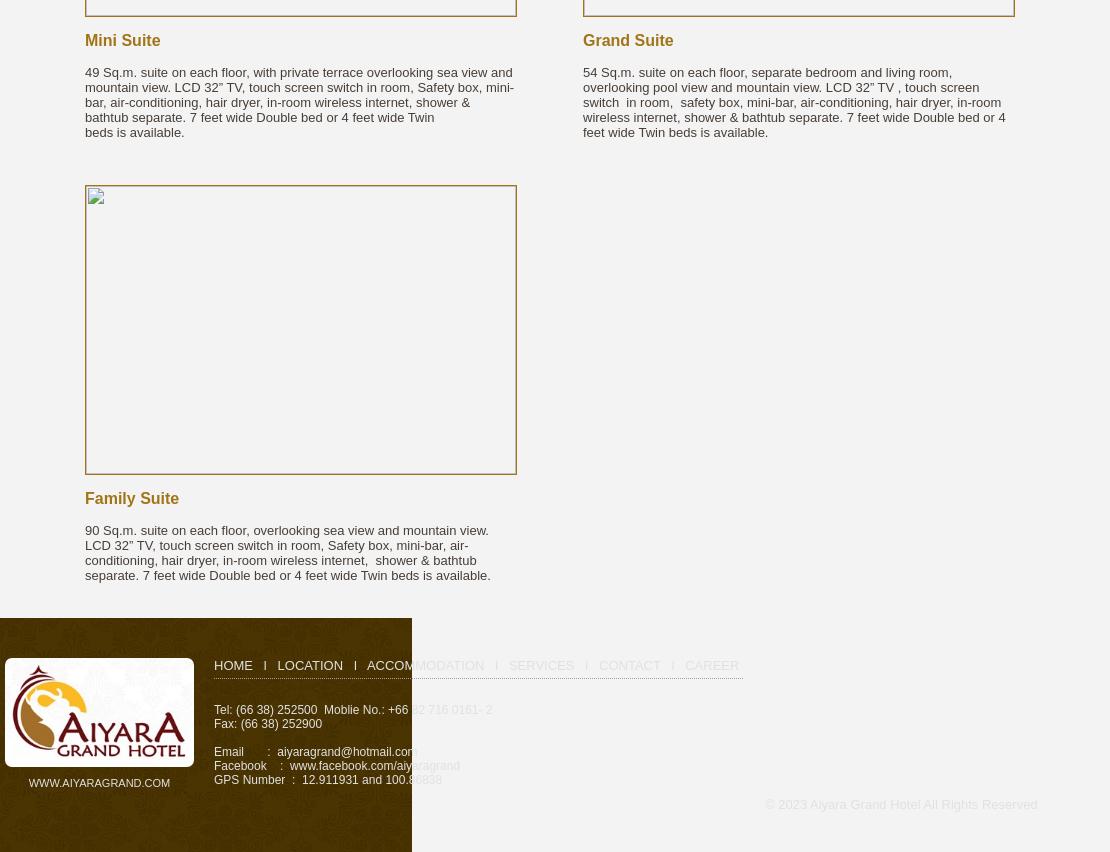 The height and width of the screenshot is (852, 1110). Describe the element at coordinates (298, 101) in the screenshot. I see `'49 Sq.m. suite on each floor, with private terrace overlooking sea view and mountain view. LCD 32” TV, touch screen switch in room, Safety box, mini-bar, air-conditioning, hair dryer, in-room wireless internet, shower & bathtub separate. 7 feet wide Double bed or 4 feet wide Twin beds is available.'` at that location.